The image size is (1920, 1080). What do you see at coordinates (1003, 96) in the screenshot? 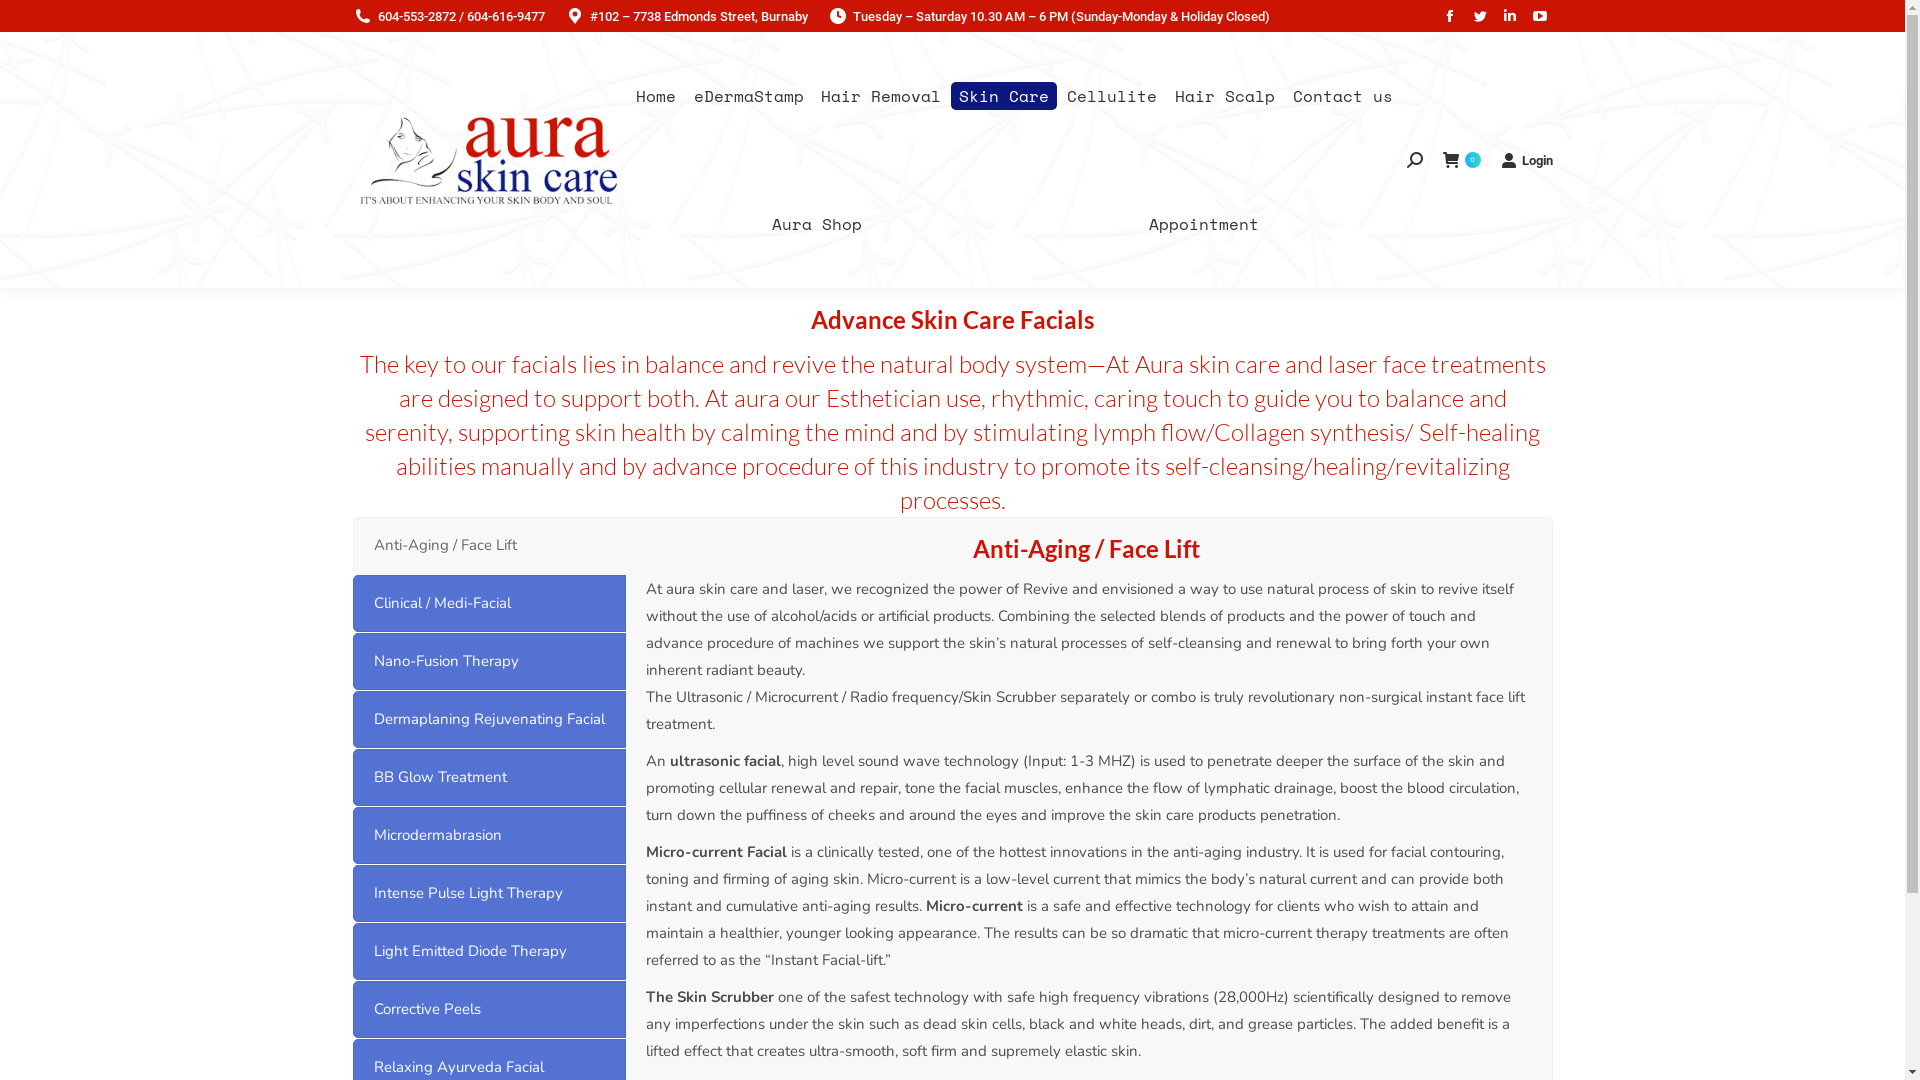
I see `'Skin Care'` at bounding box center [1003, 96].